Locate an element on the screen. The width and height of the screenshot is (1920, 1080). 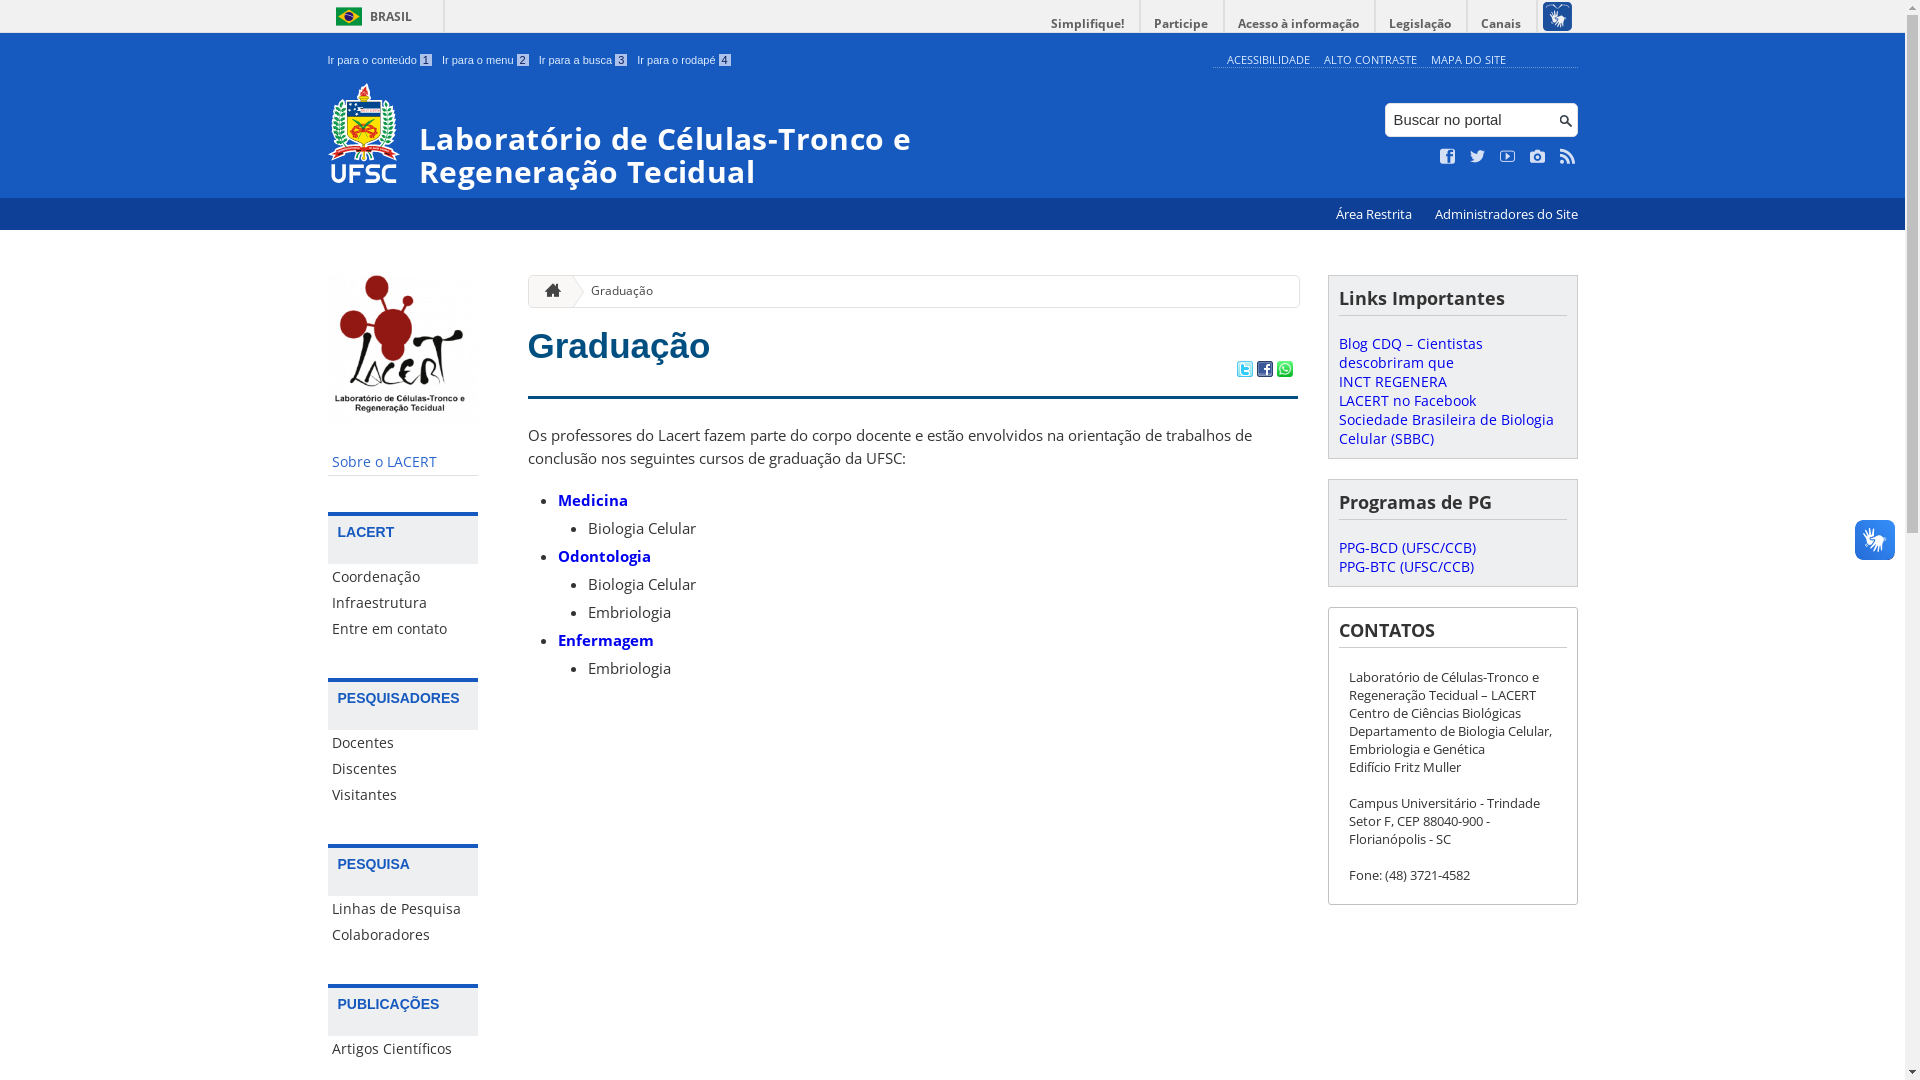
'Linhas de Pesquisa' is located at coordinates (402, 909).